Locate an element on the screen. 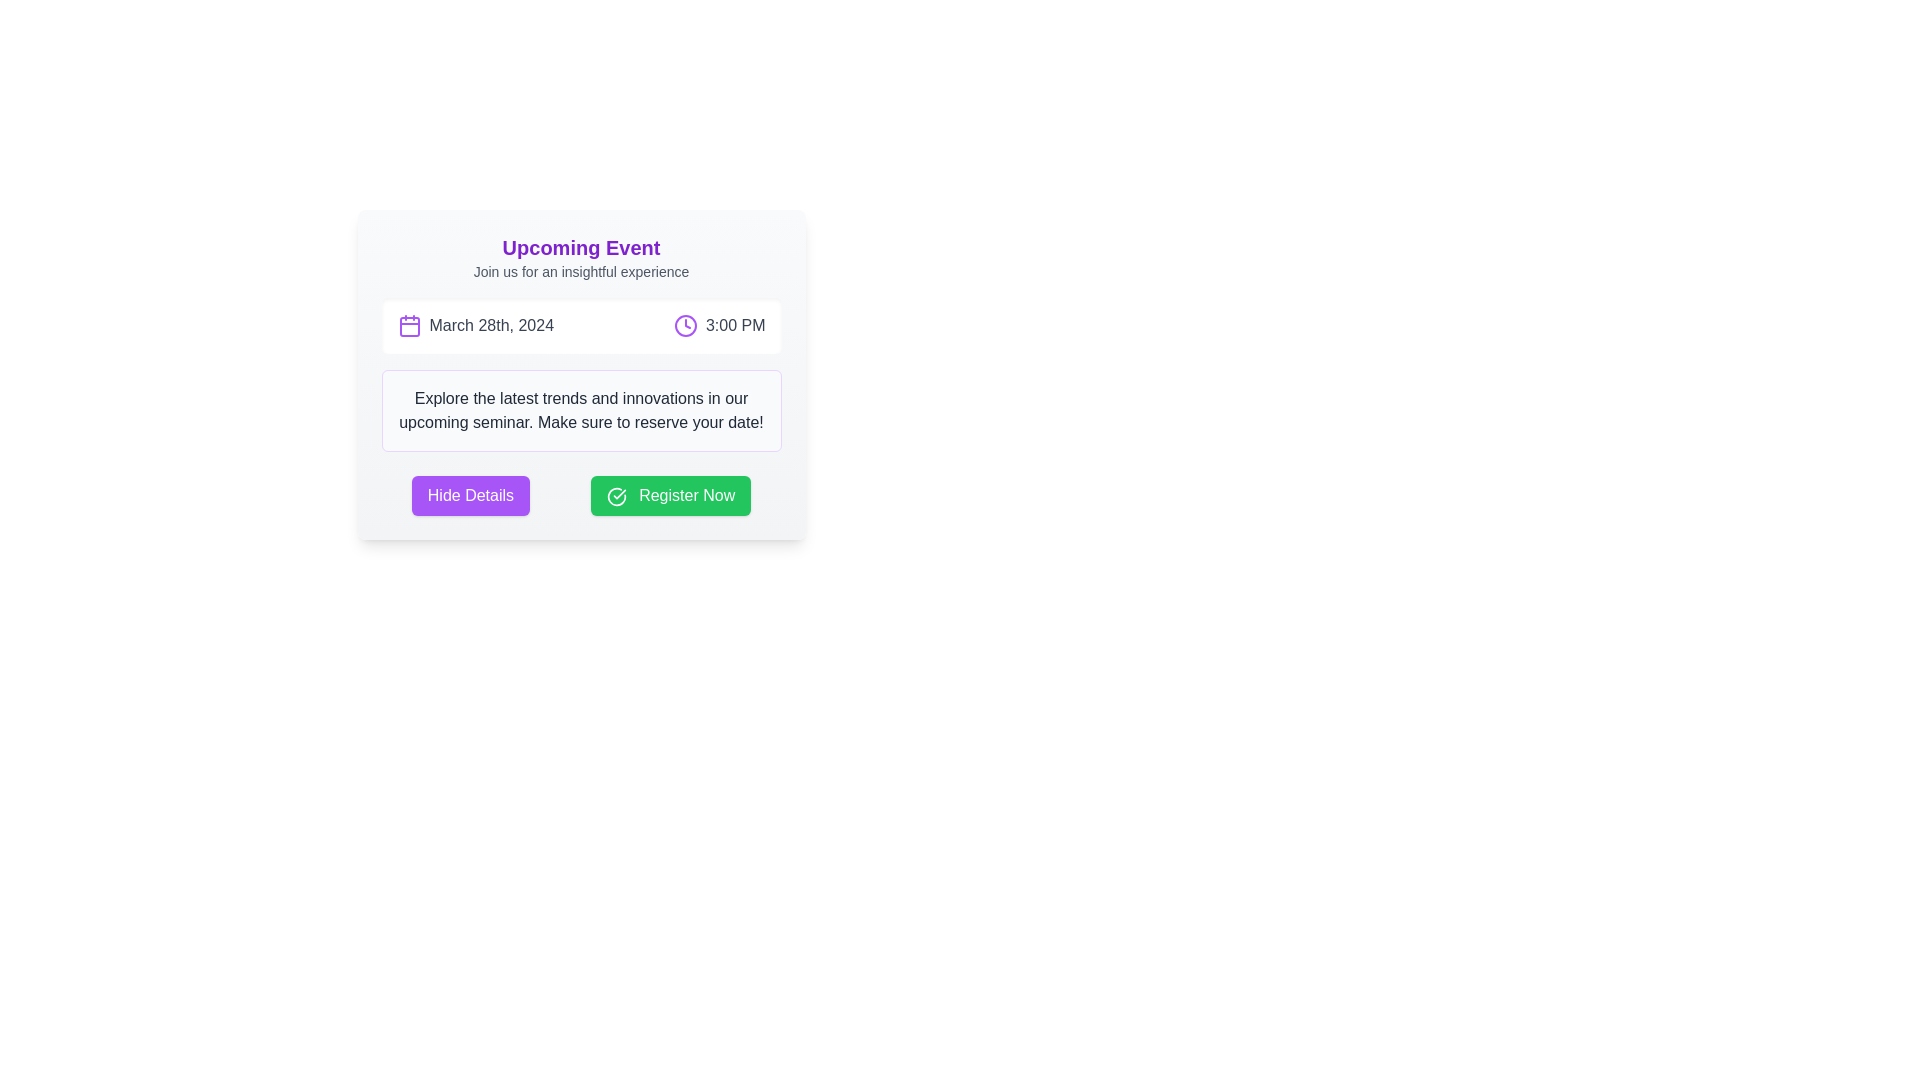 This screenshot has width=1920, height=1080. the rounded rectangle within the calendar icon, which is outlined in purple and positioned in the center of the 'March 28th, 2024' section is located at coordinates (408, 326).